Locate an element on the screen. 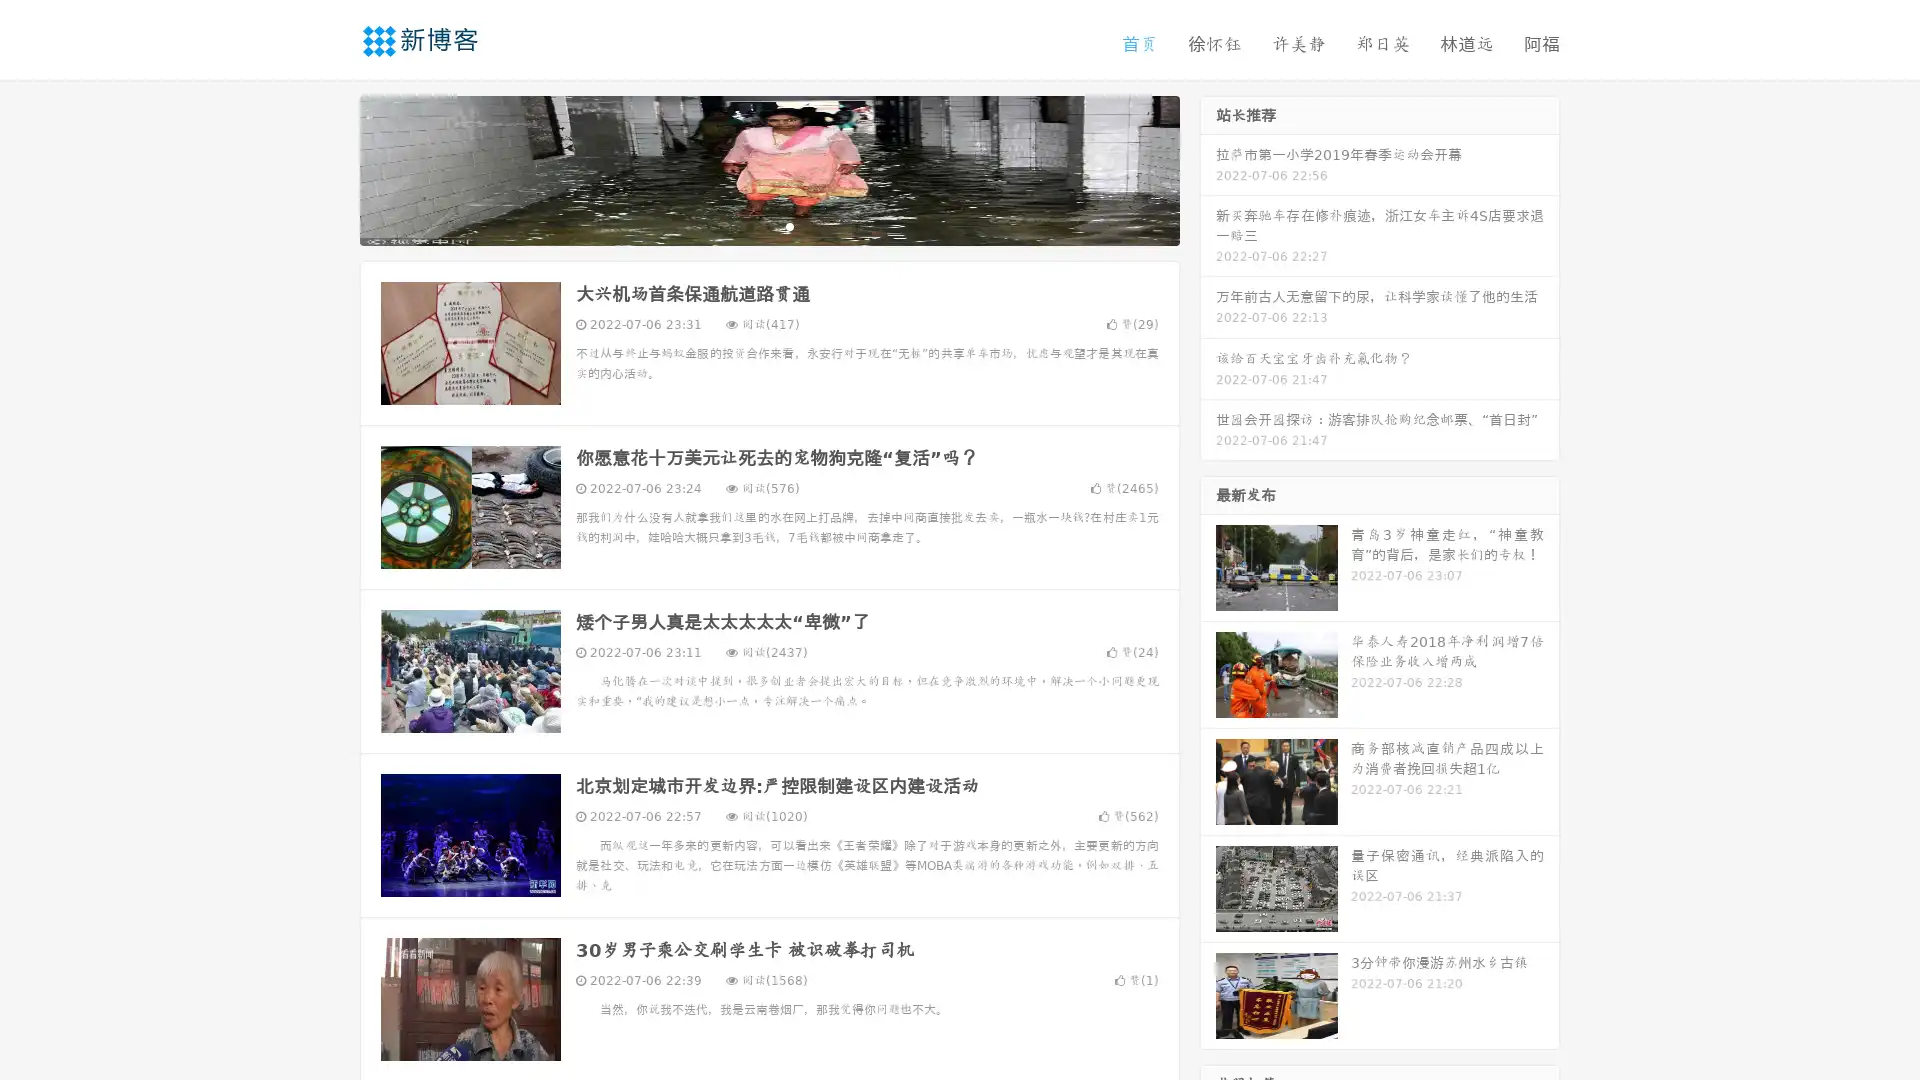 The image size is (1920, 1080). Go to slide 3 is located at coordinates (789, 225).